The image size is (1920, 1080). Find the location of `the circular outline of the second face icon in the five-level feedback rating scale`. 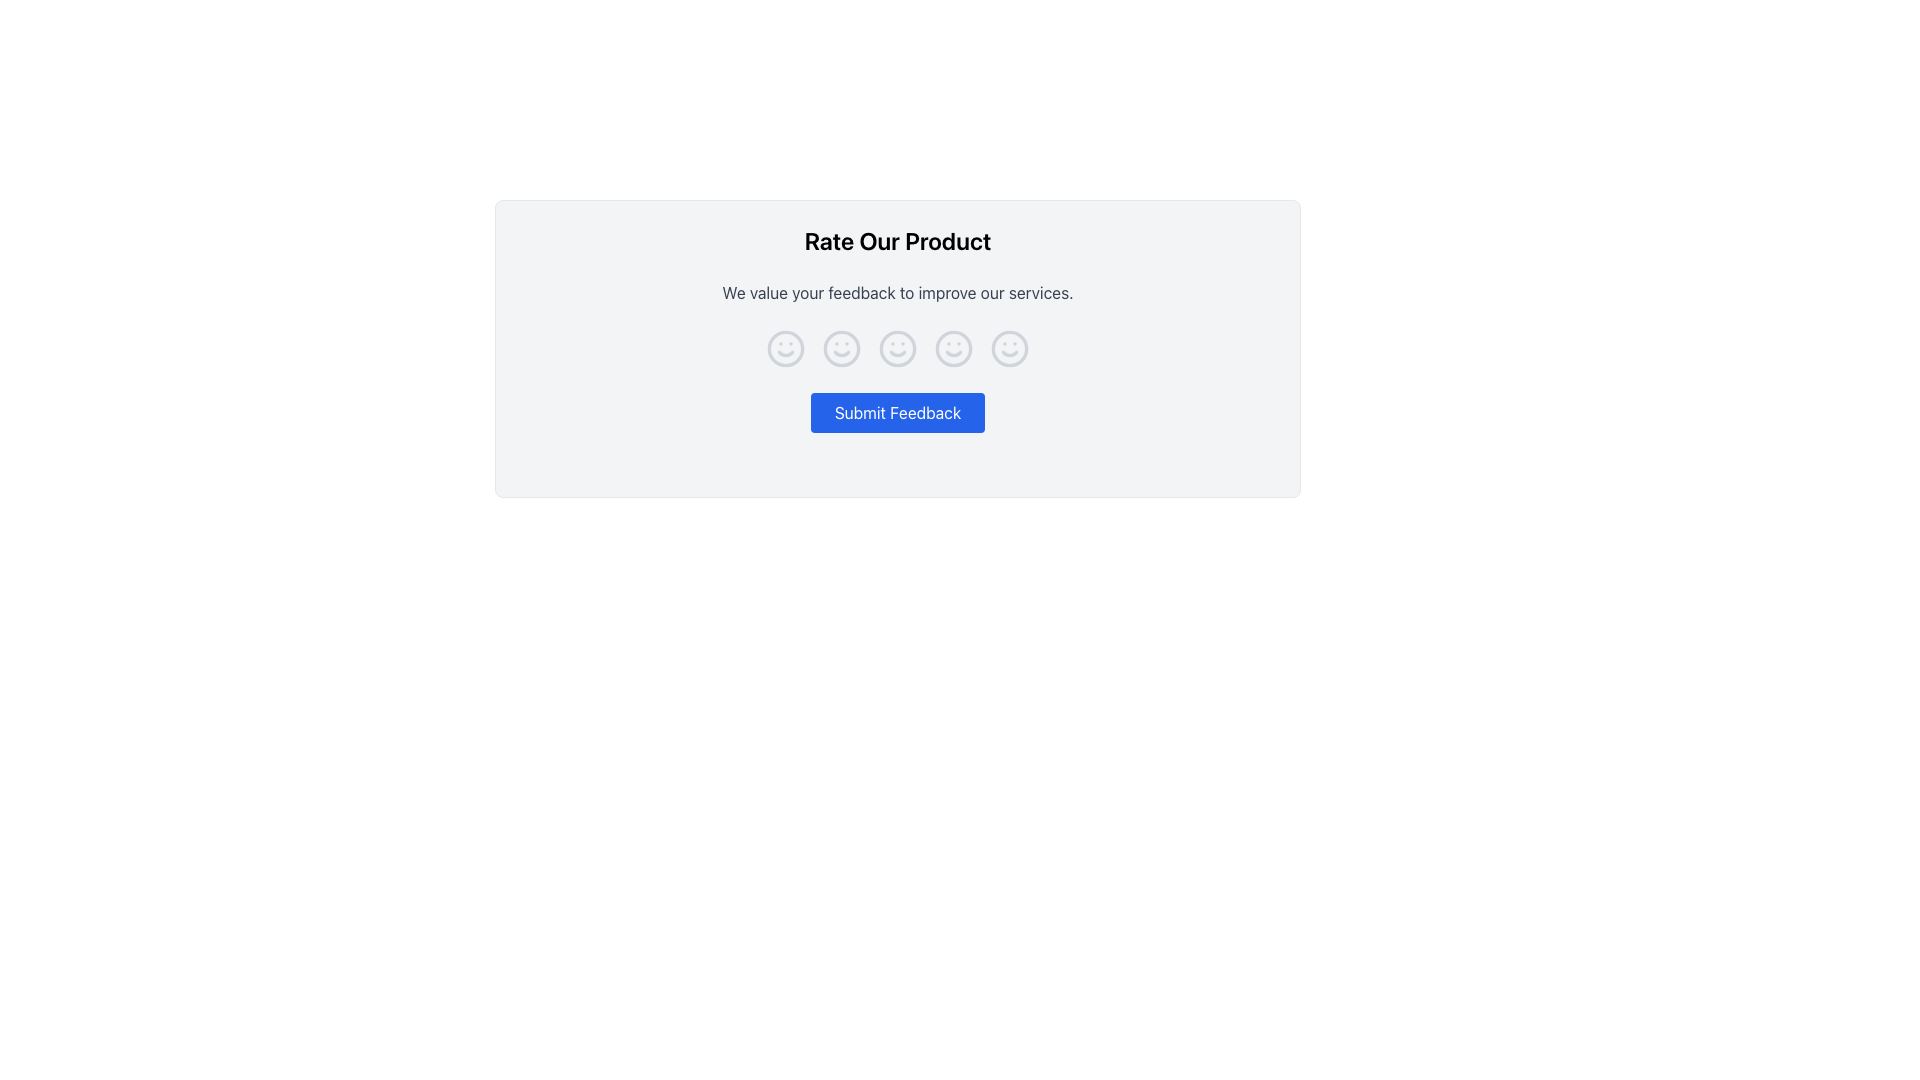

the circular outline of the second face icon in the five-level feedback rating scale is located at coordinates (896, 347).